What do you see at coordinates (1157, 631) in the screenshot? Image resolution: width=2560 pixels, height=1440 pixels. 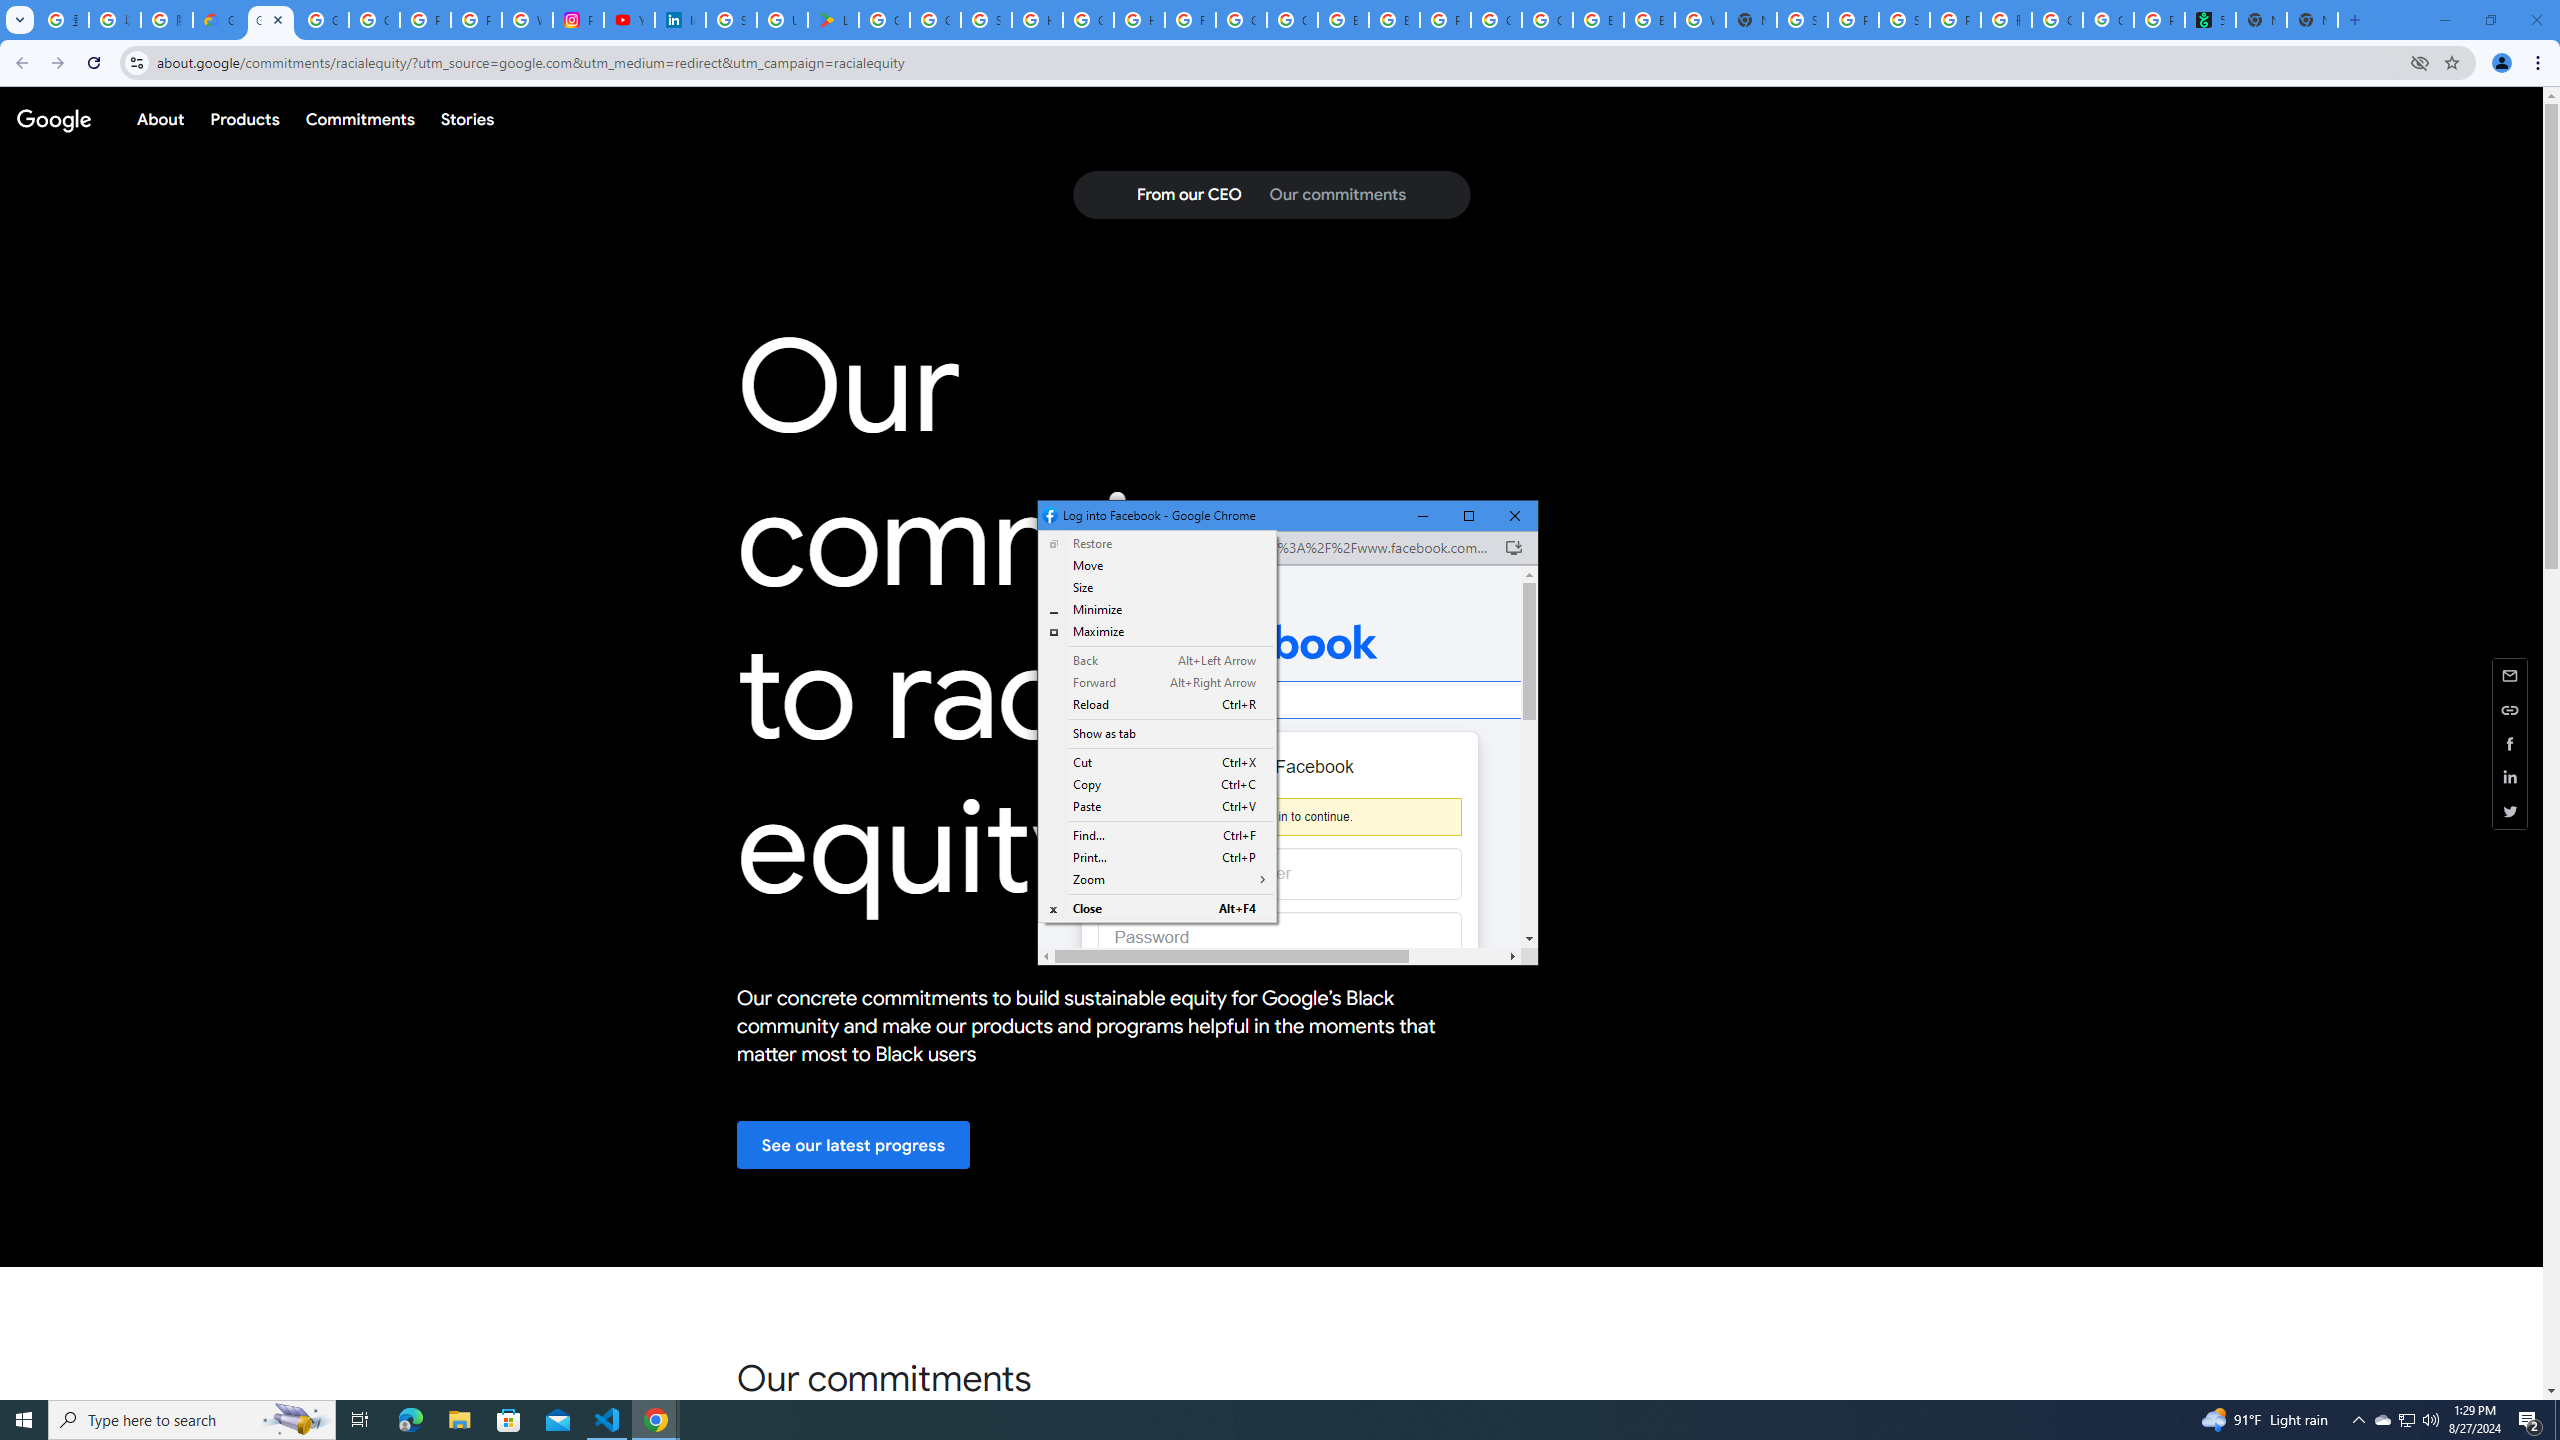 I see `'Size'` at bounding box center [1157, 631].